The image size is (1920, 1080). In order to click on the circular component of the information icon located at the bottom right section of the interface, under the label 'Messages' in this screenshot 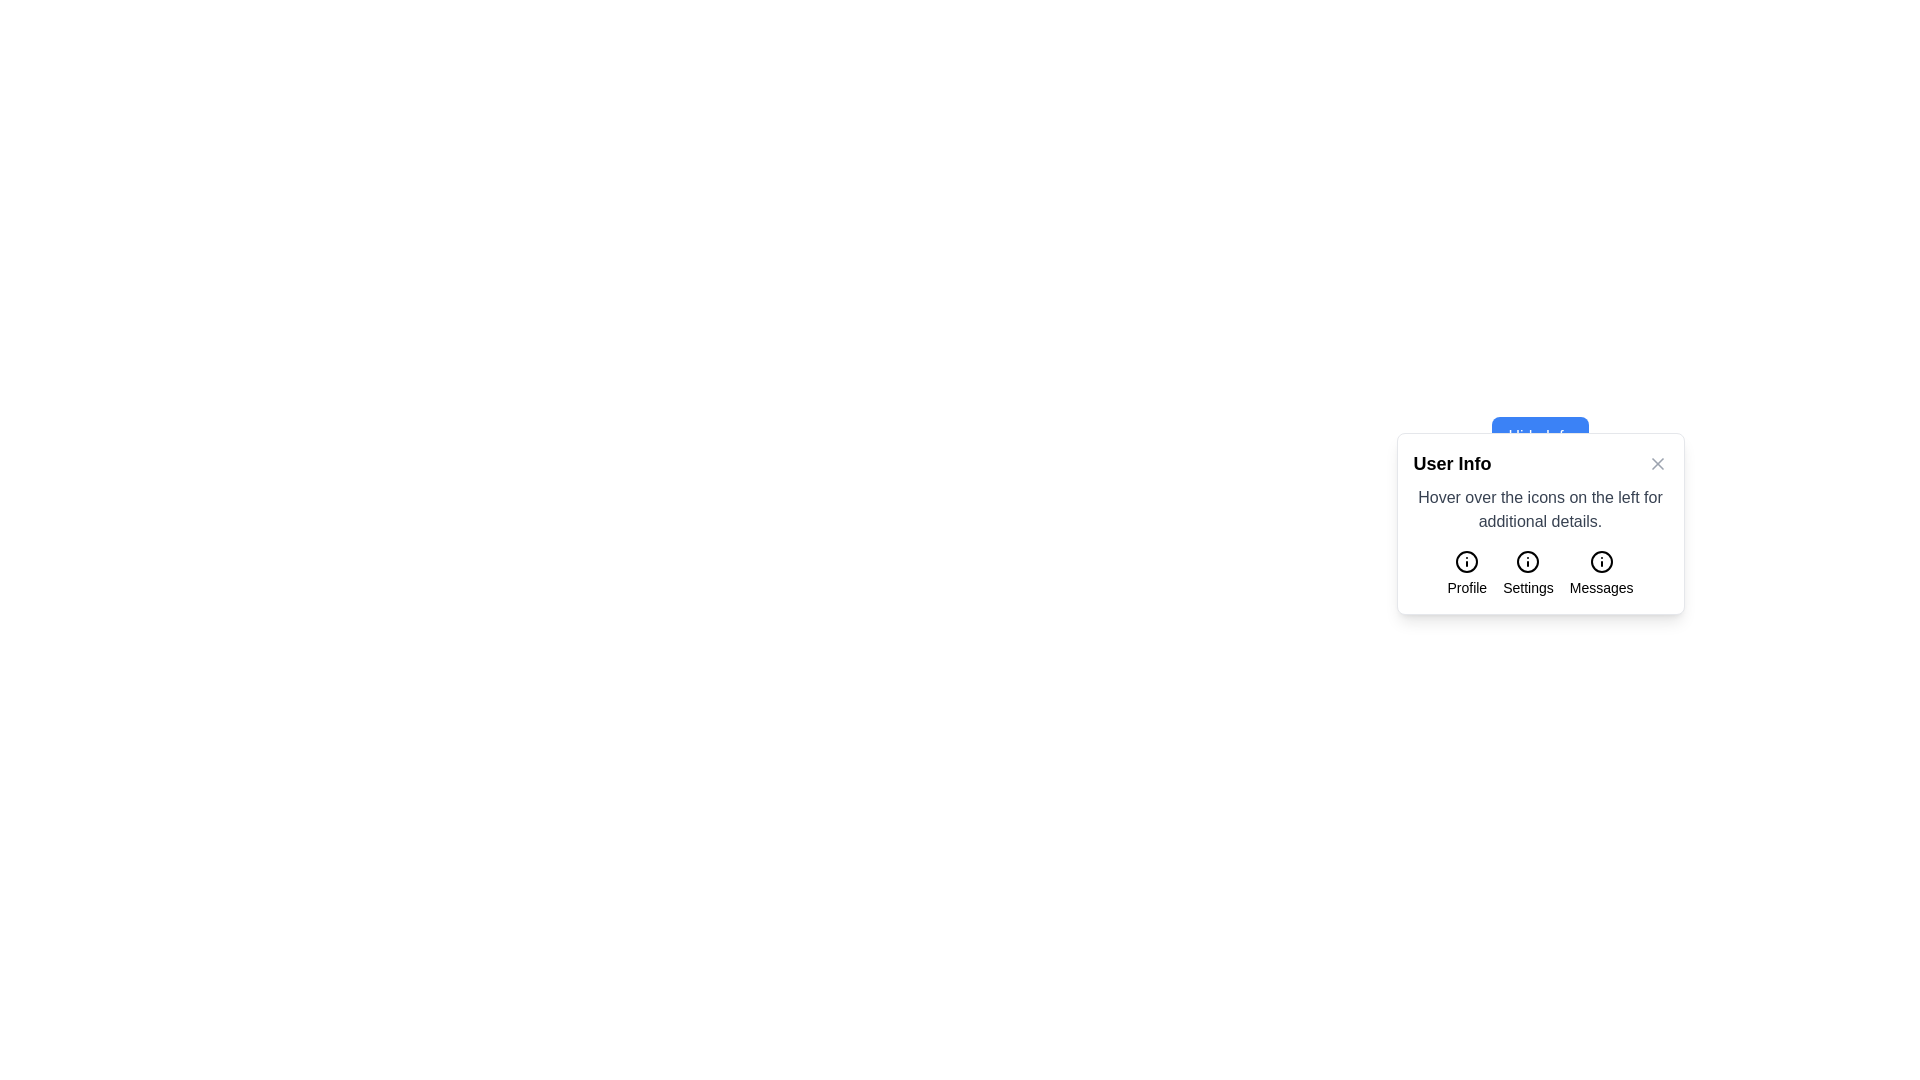, I will do `click(1601, 562)`.